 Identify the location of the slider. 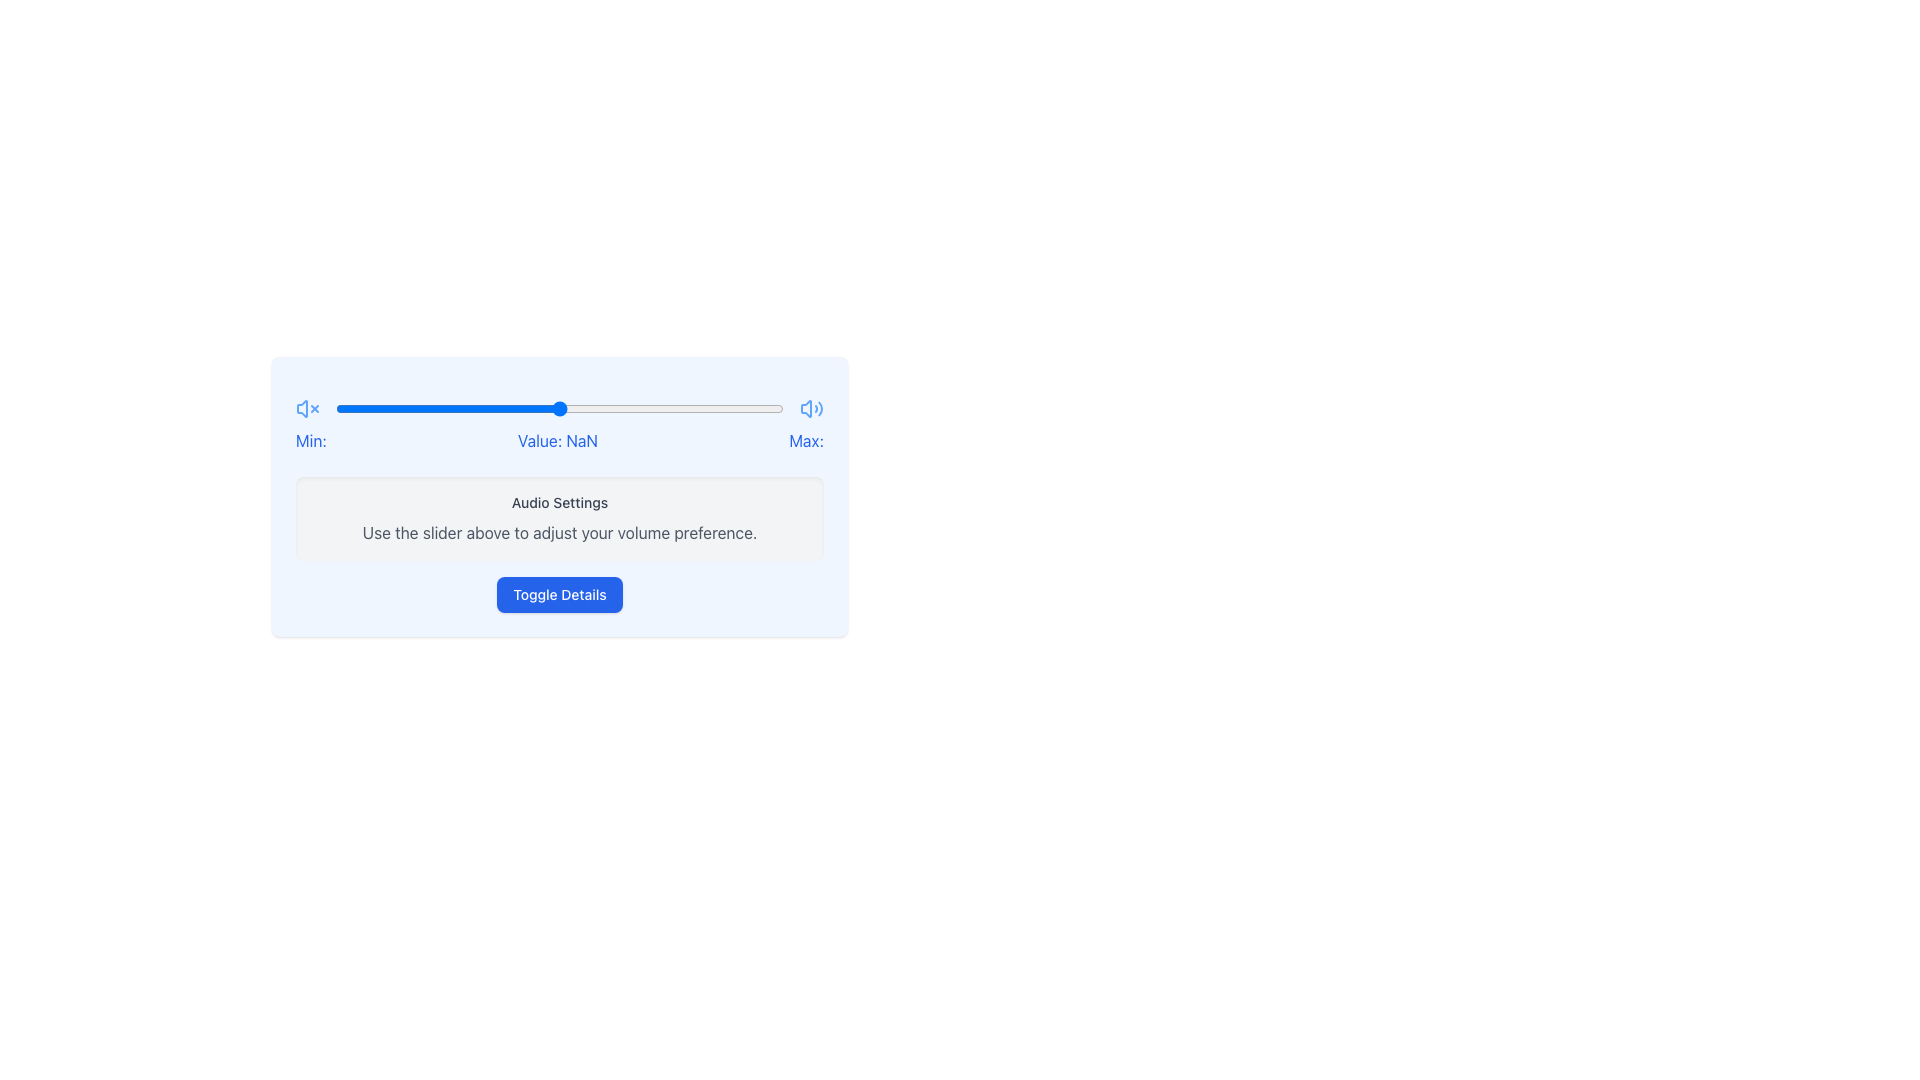
(446, 407).